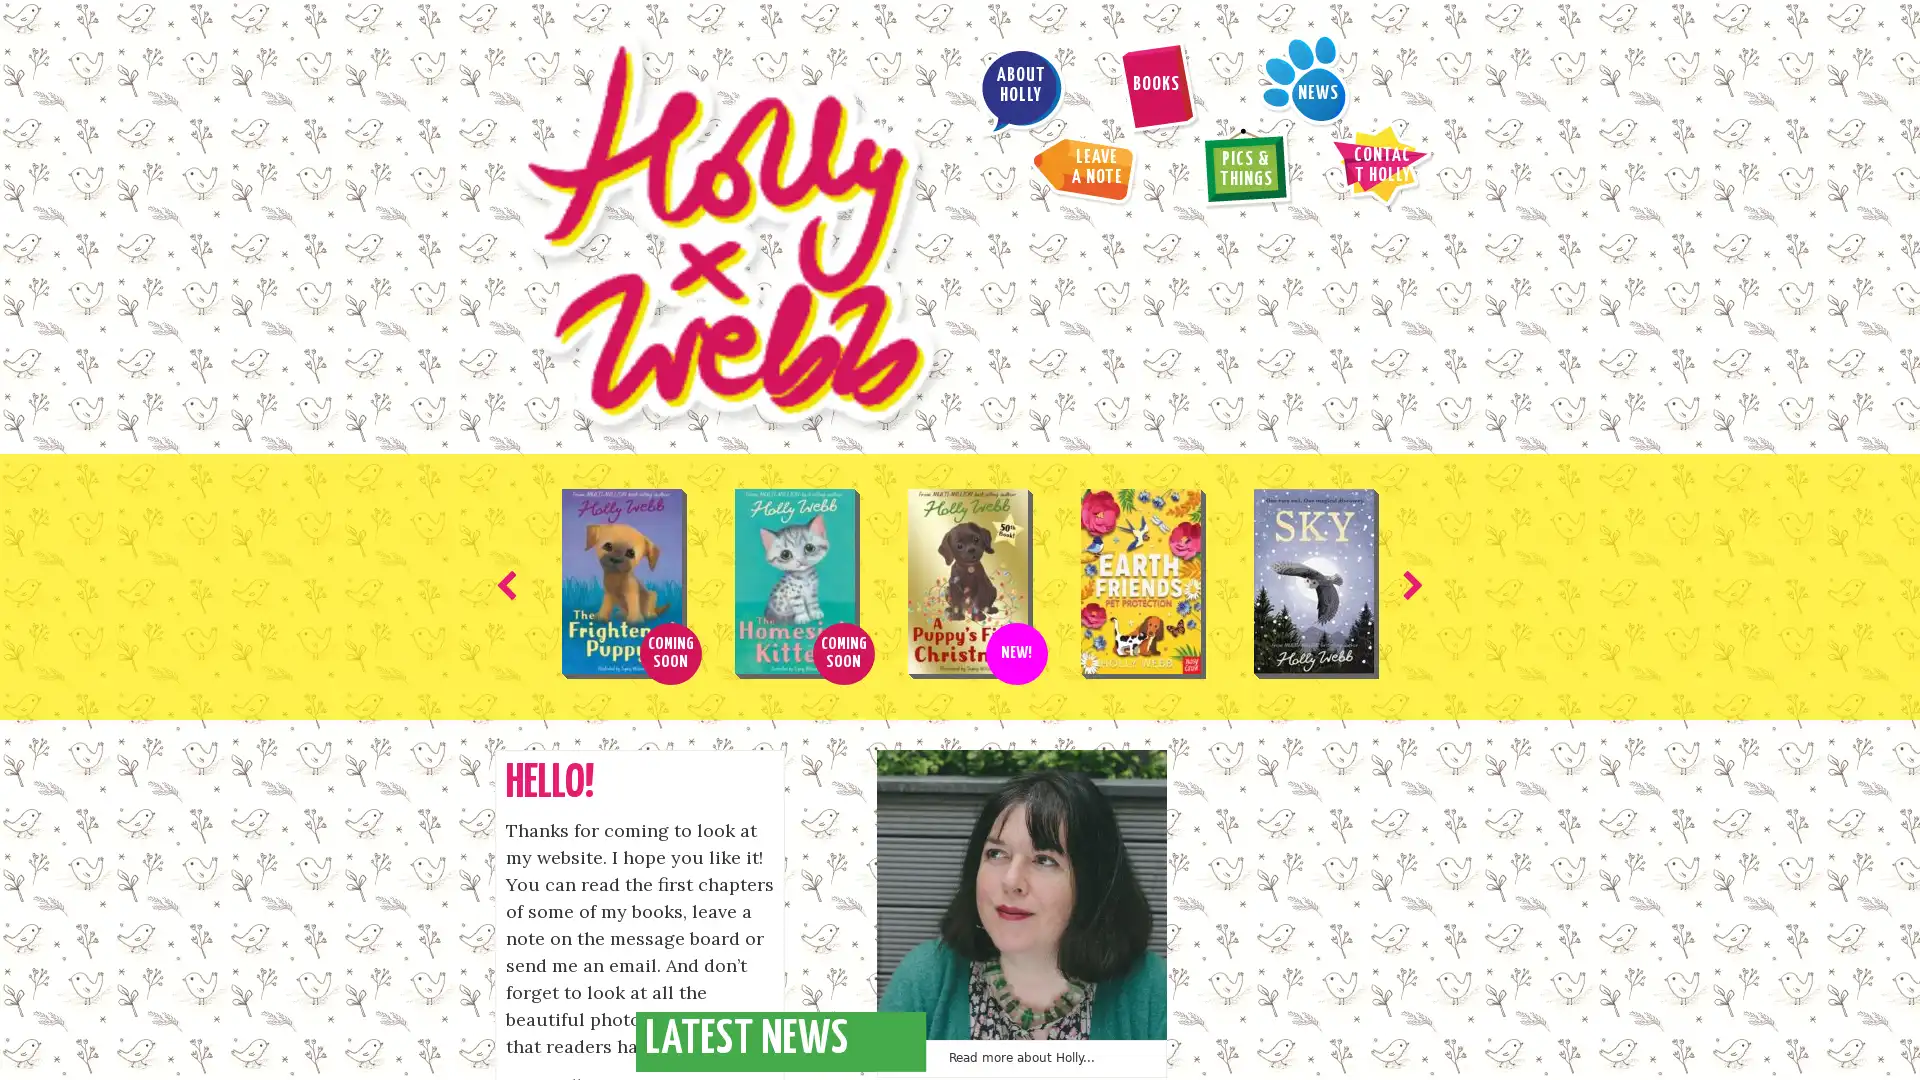 Image resolution: width=1920 pixels, height=1080 pixels. I want to click on Previous, so click(510, 349).